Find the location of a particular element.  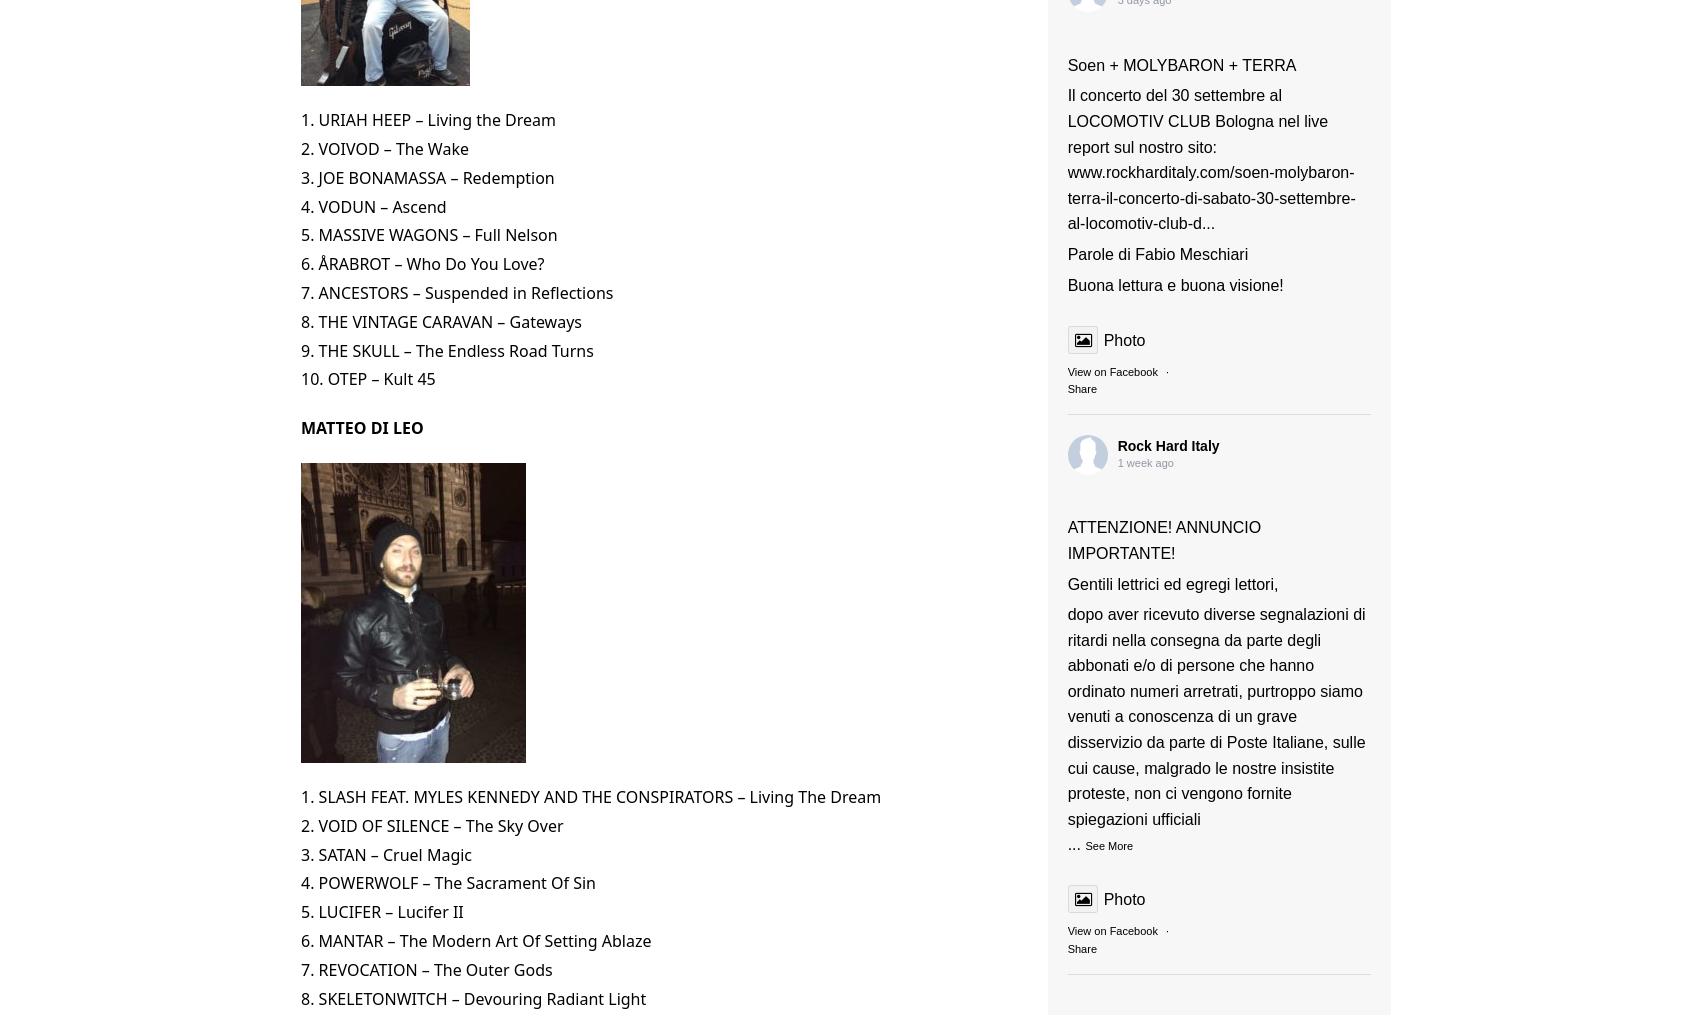

'4. VODUN – Ascend' is located at coordinates (373, 205).